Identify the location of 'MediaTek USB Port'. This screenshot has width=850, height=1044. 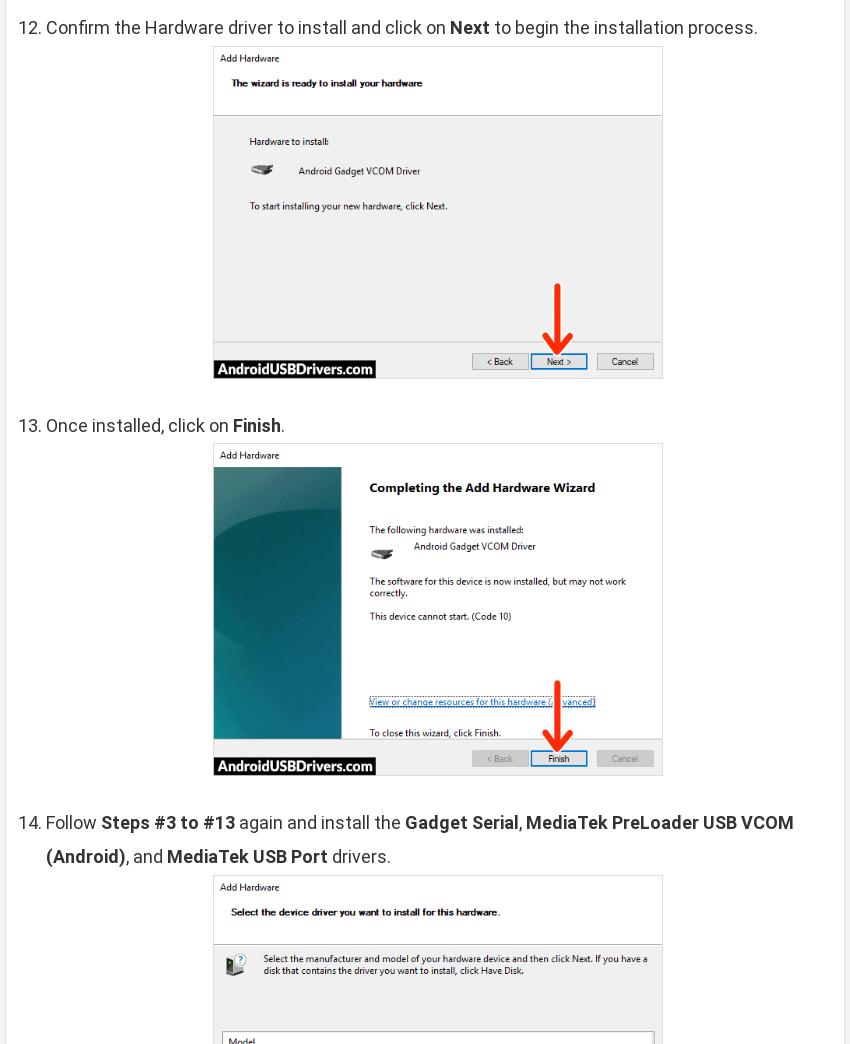
(247, 856).